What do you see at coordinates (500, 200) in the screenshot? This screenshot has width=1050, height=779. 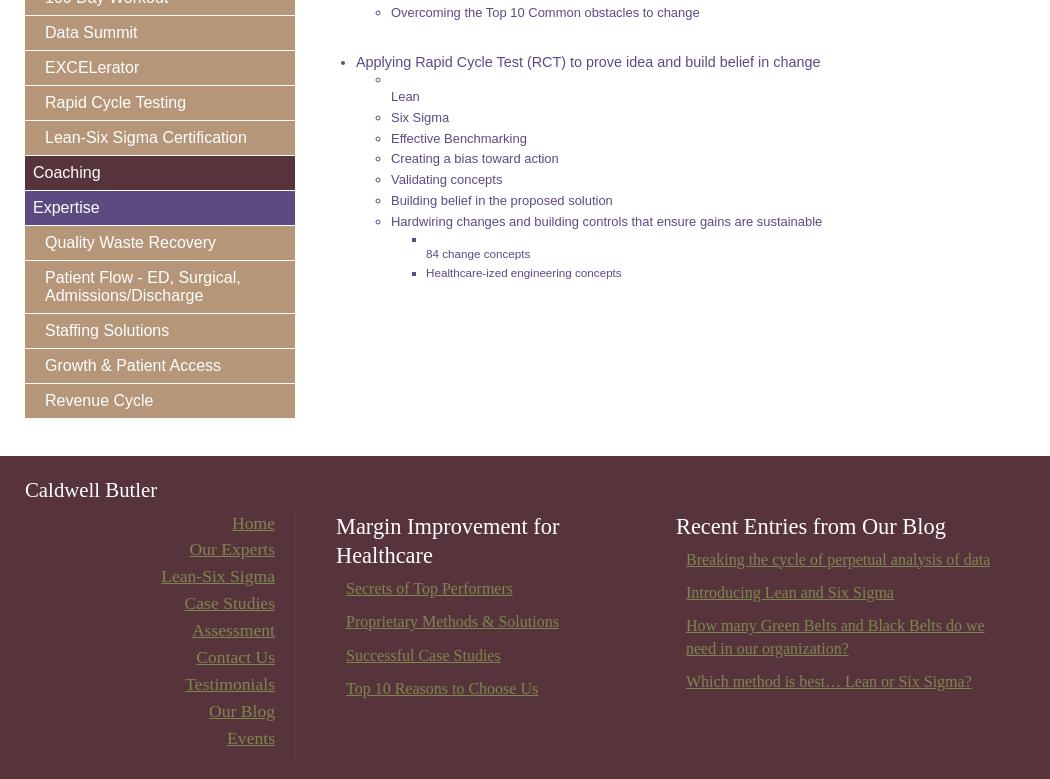 I see `'Building belief in the proposed solution'` at bounding box center [500, 200].